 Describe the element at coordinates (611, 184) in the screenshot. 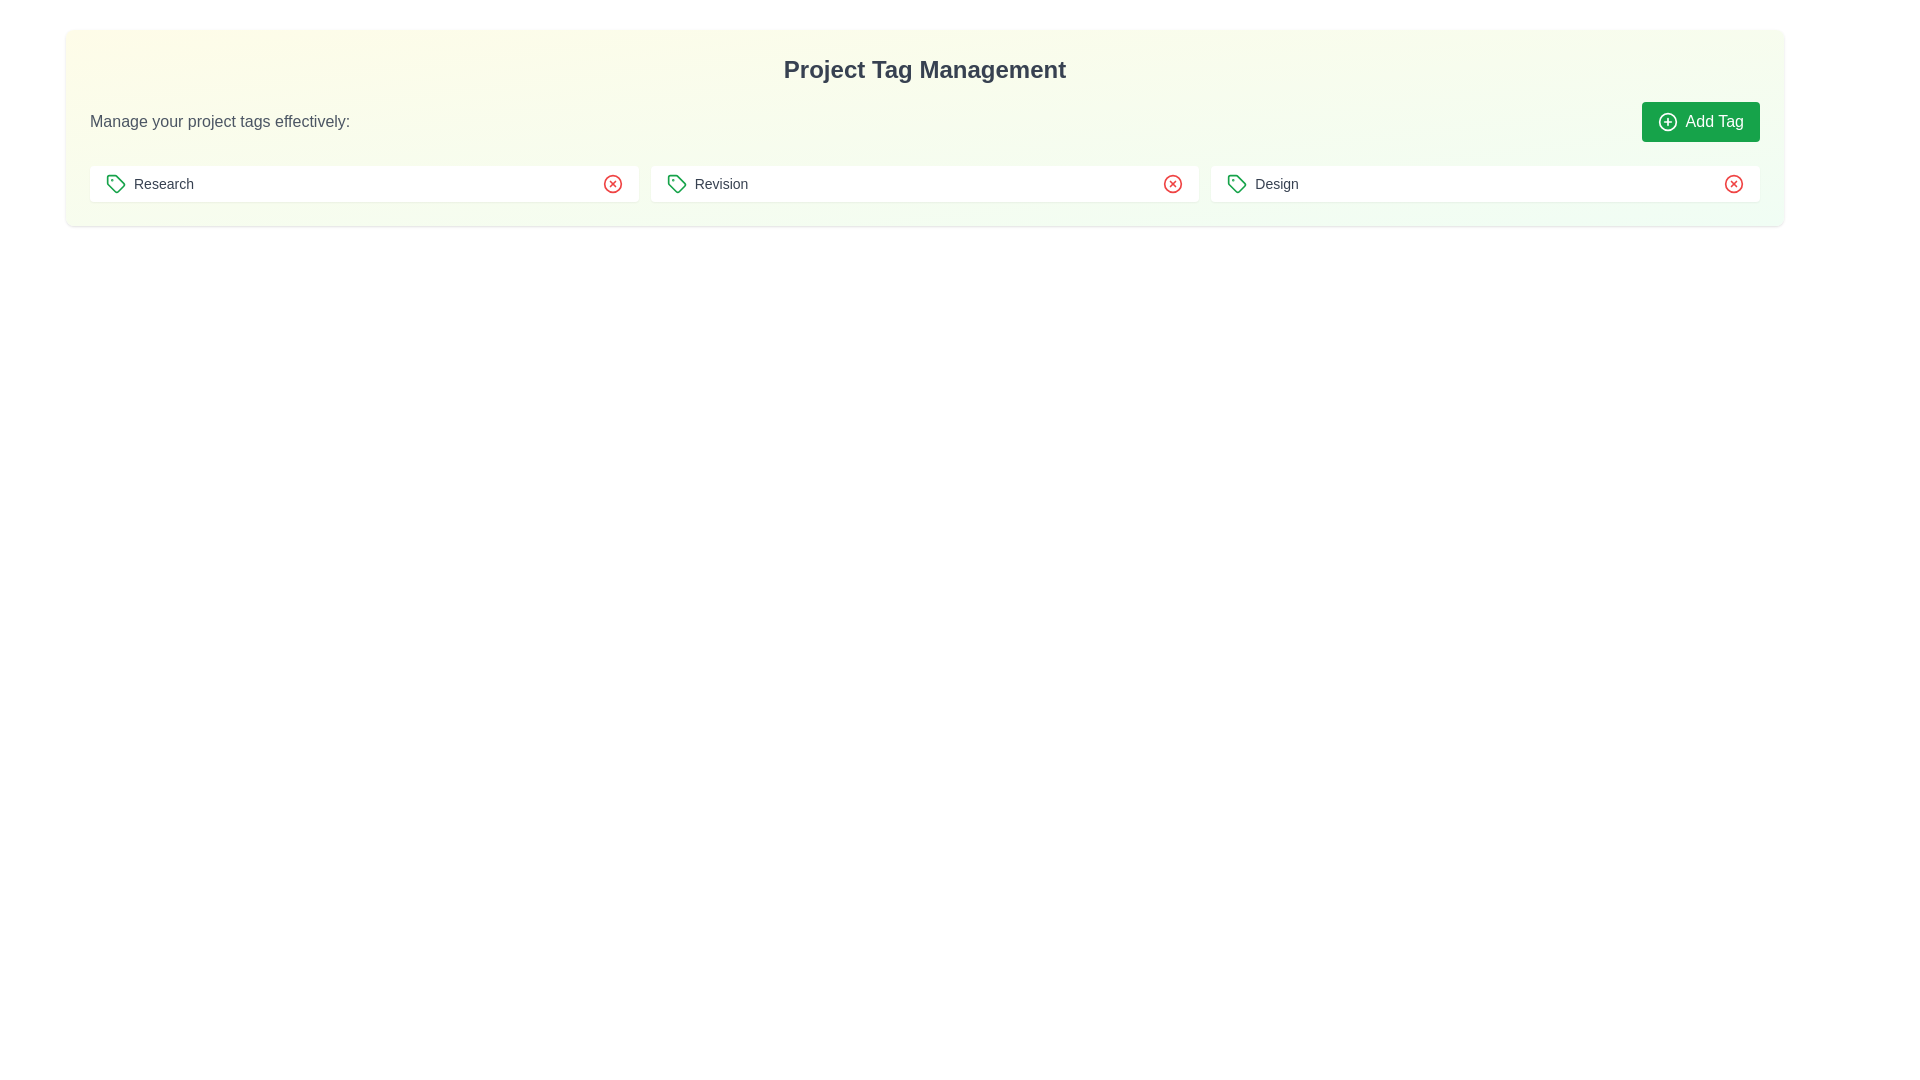

I see `the 'close' icon within the 'Revision' tag in the horizontal list of tags at the top of the interface` at that location.